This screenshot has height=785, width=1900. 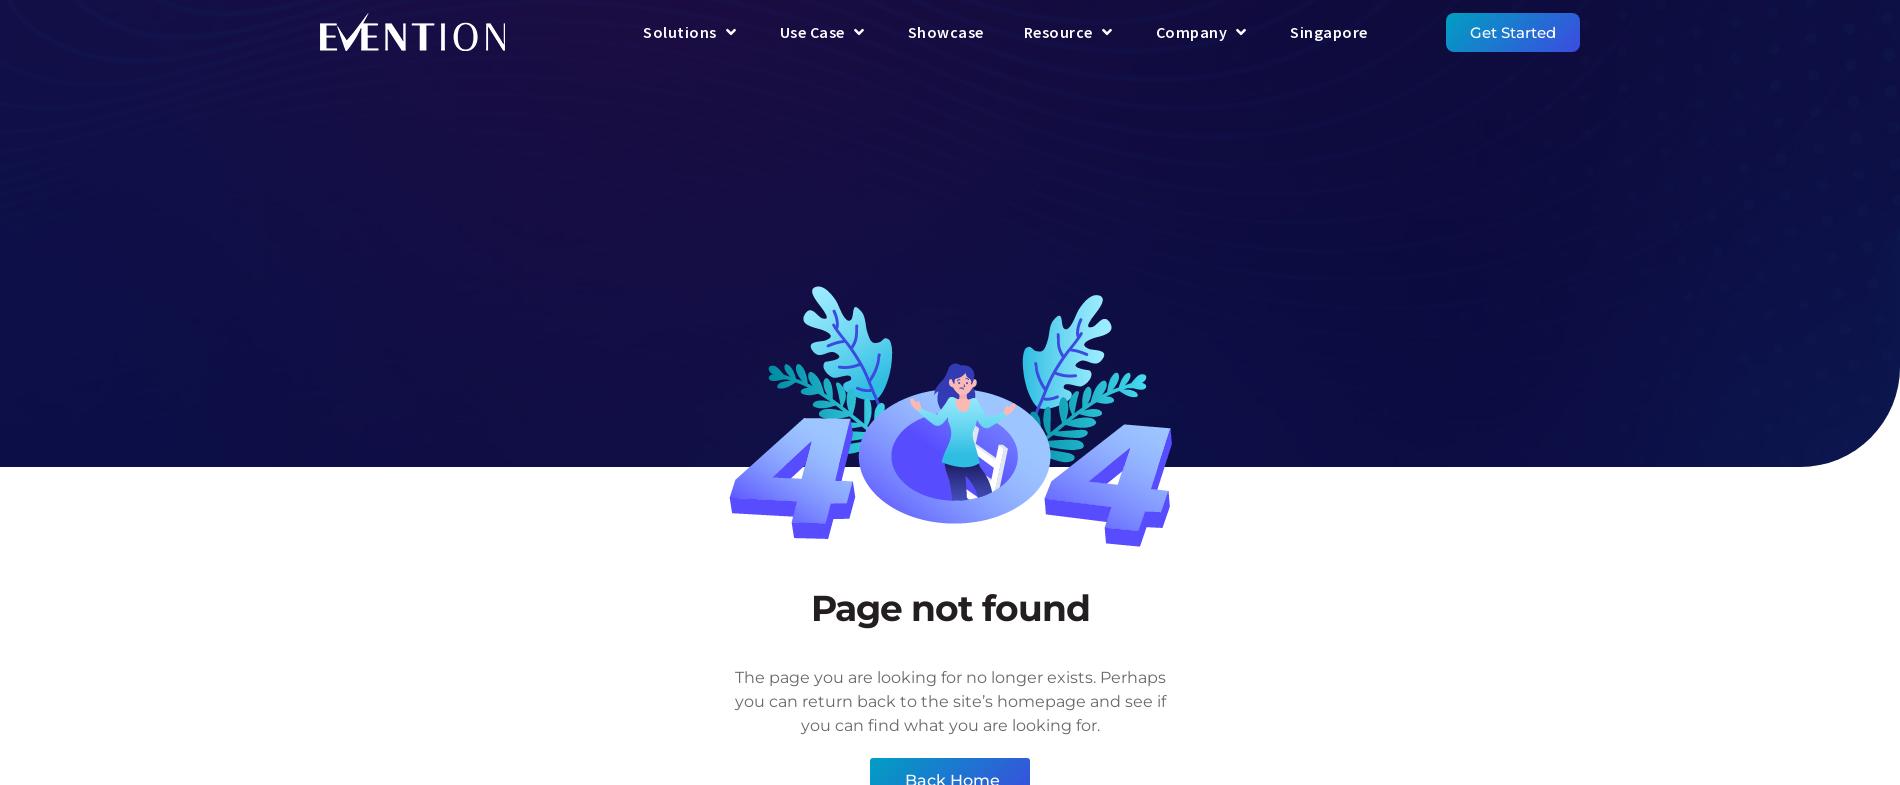 I want to click on 'Privacy Policy', so click(x=1230, y=260).